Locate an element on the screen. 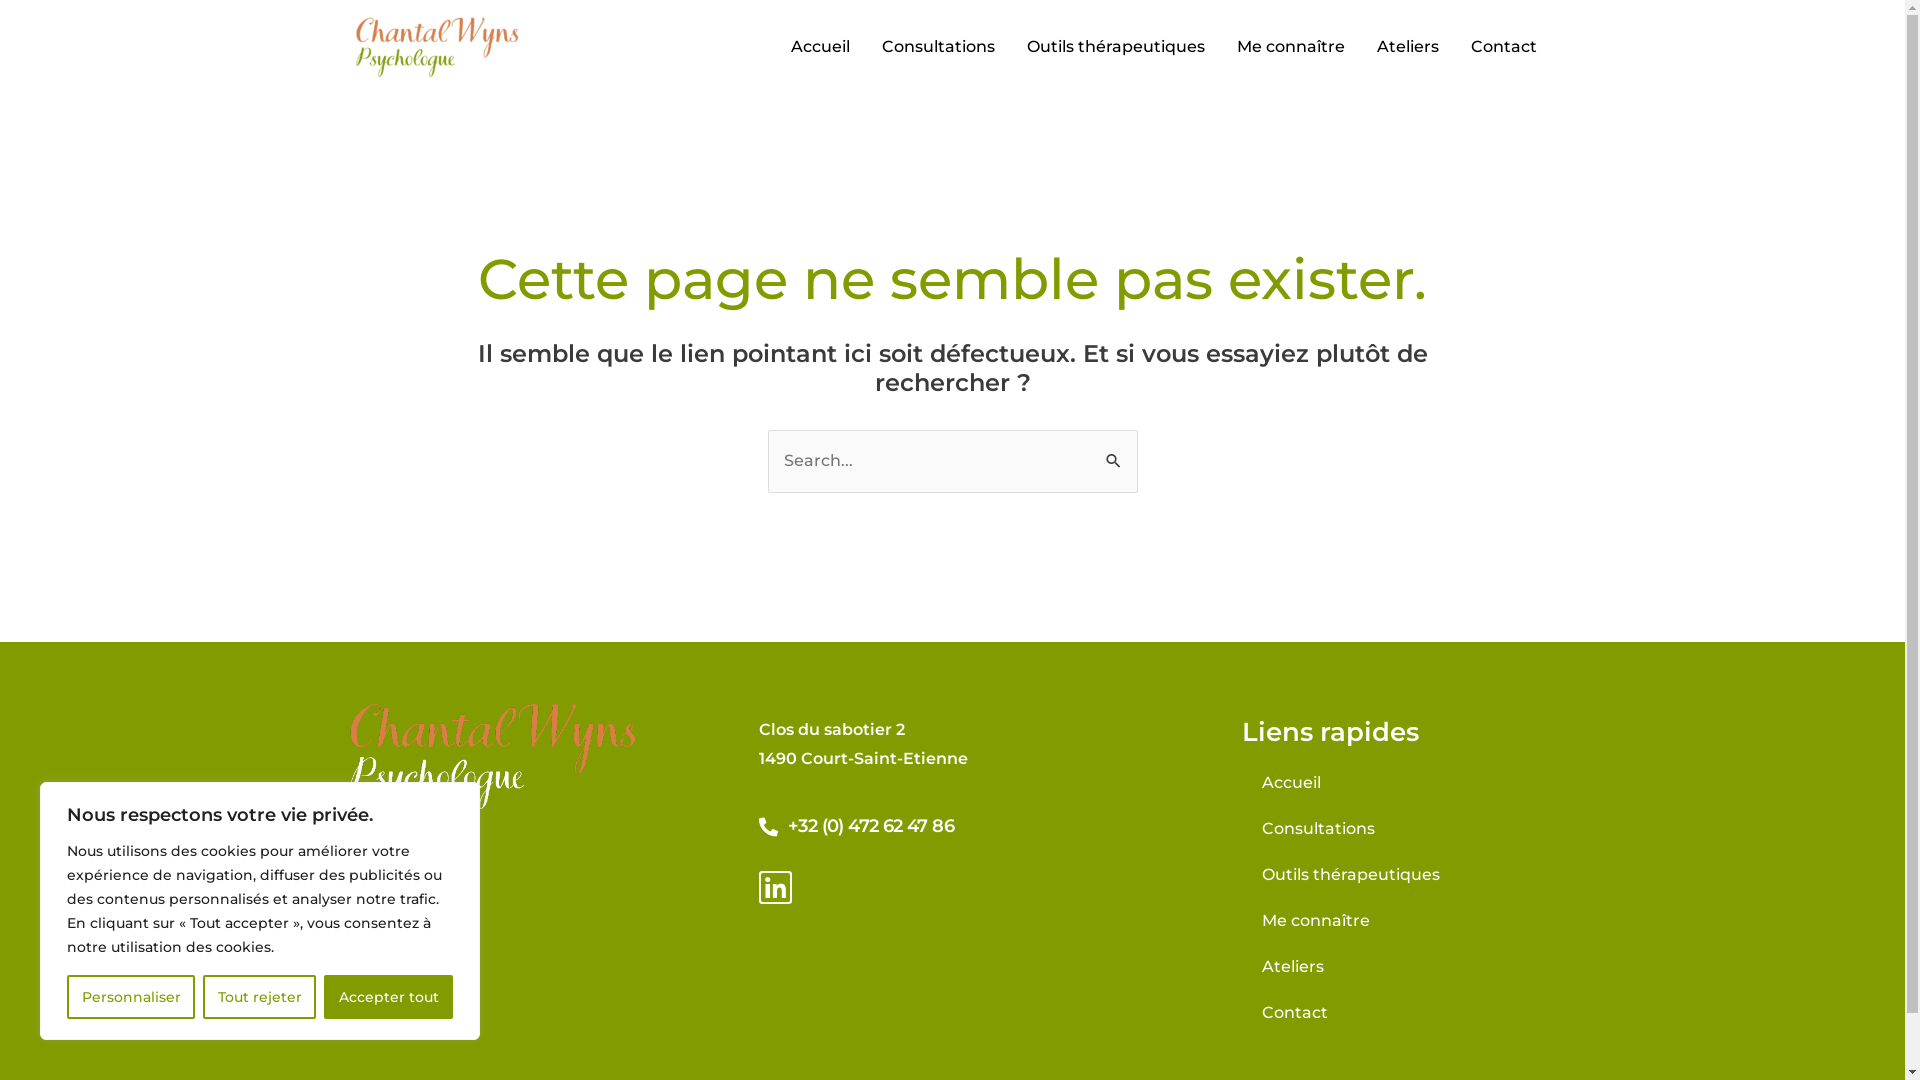  'Rechercher' is located at coordinates (1113, 450).